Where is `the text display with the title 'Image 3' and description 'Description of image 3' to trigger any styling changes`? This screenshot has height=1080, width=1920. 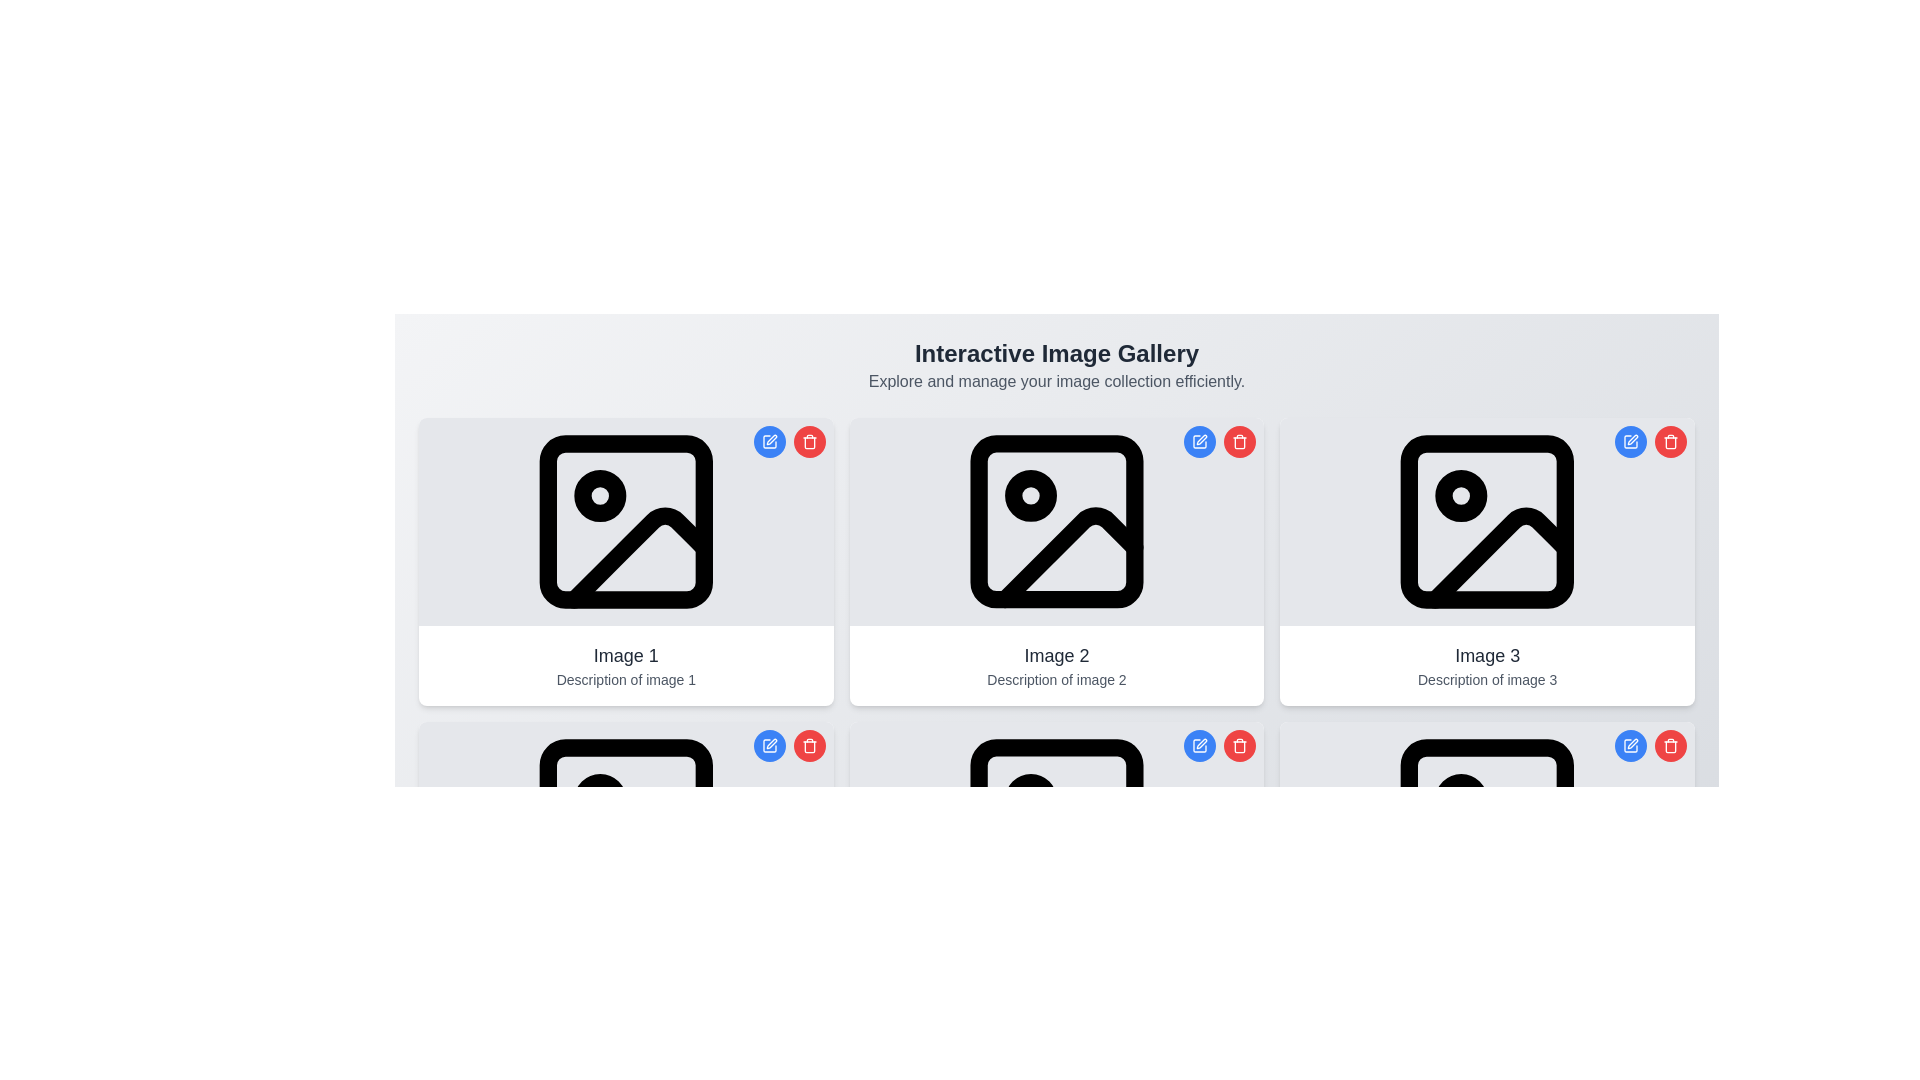
the text display with the title 'Image 3' and description 'Description of image 3' to trigger any styling changes is located at coordinates (1487, 666).